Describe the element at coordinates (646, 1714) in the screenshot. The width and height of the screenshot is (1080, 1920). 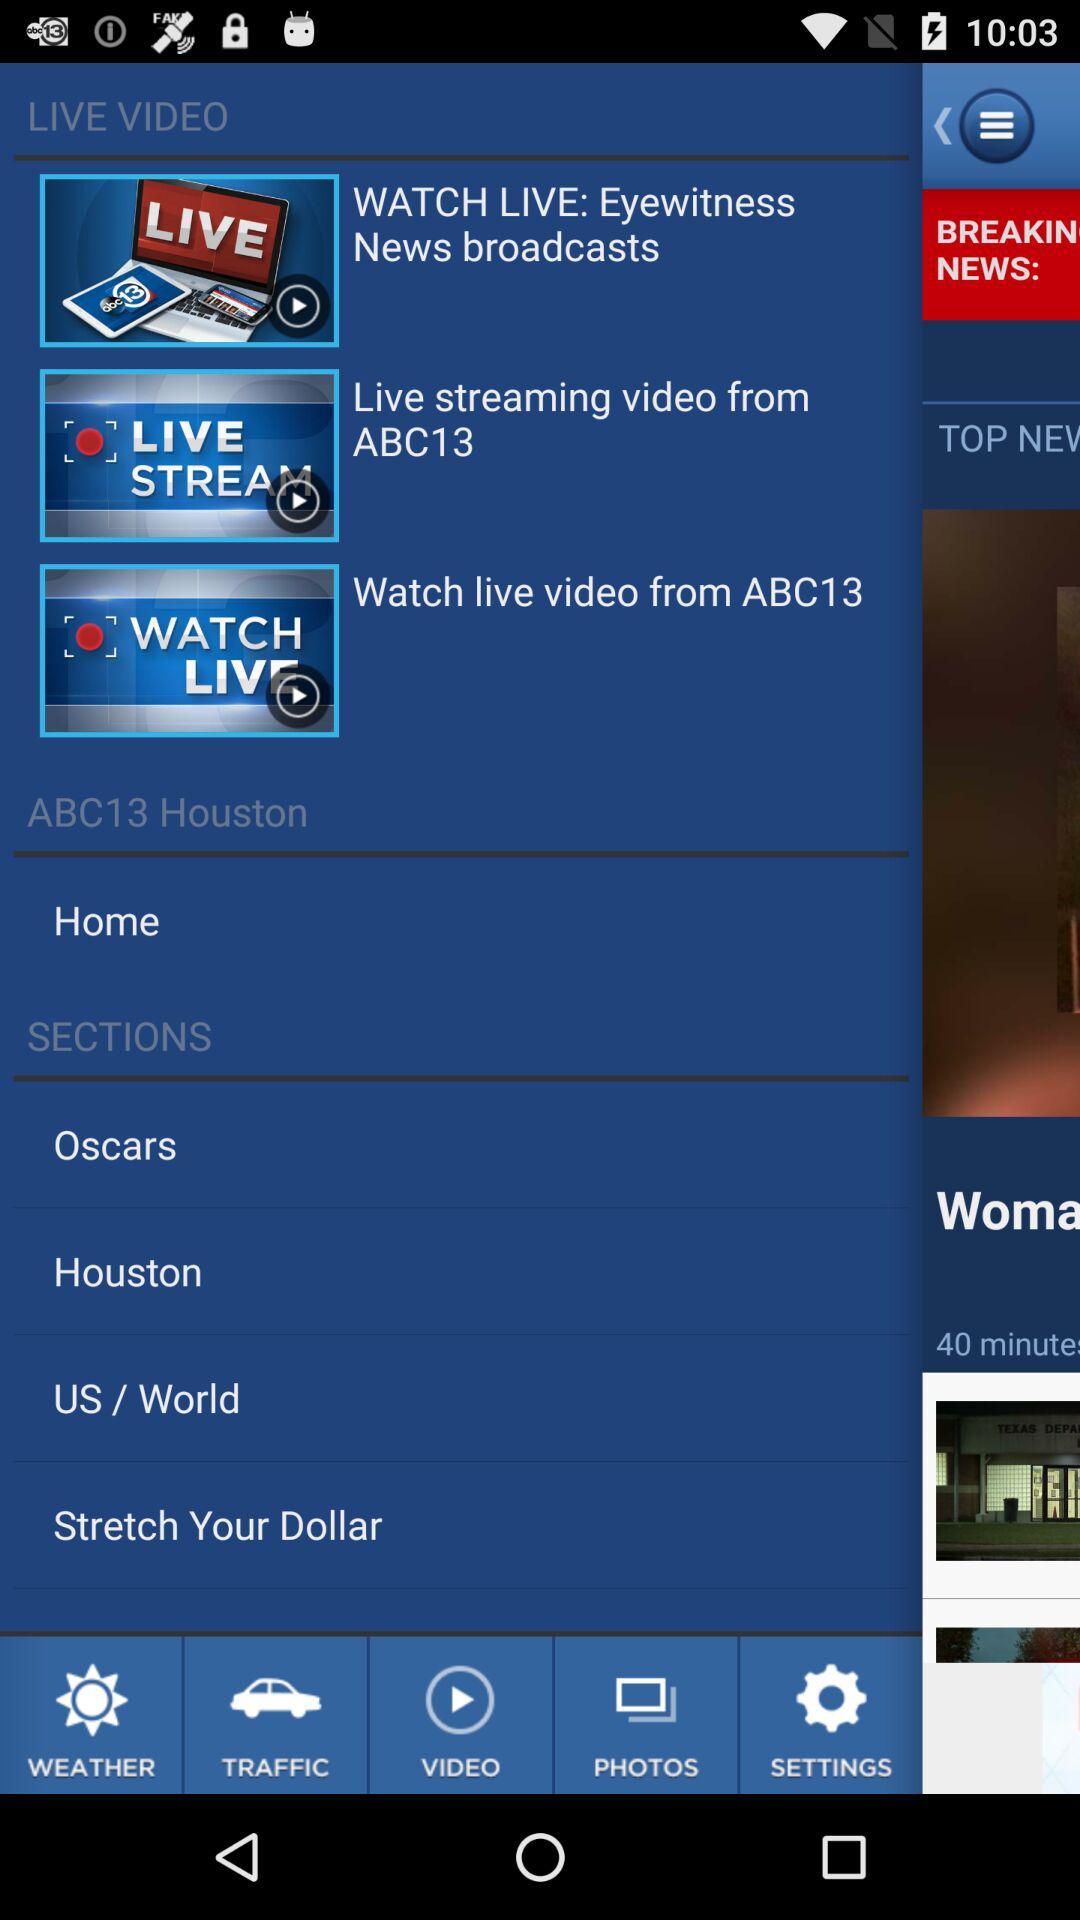
I see `open photos` at that location.